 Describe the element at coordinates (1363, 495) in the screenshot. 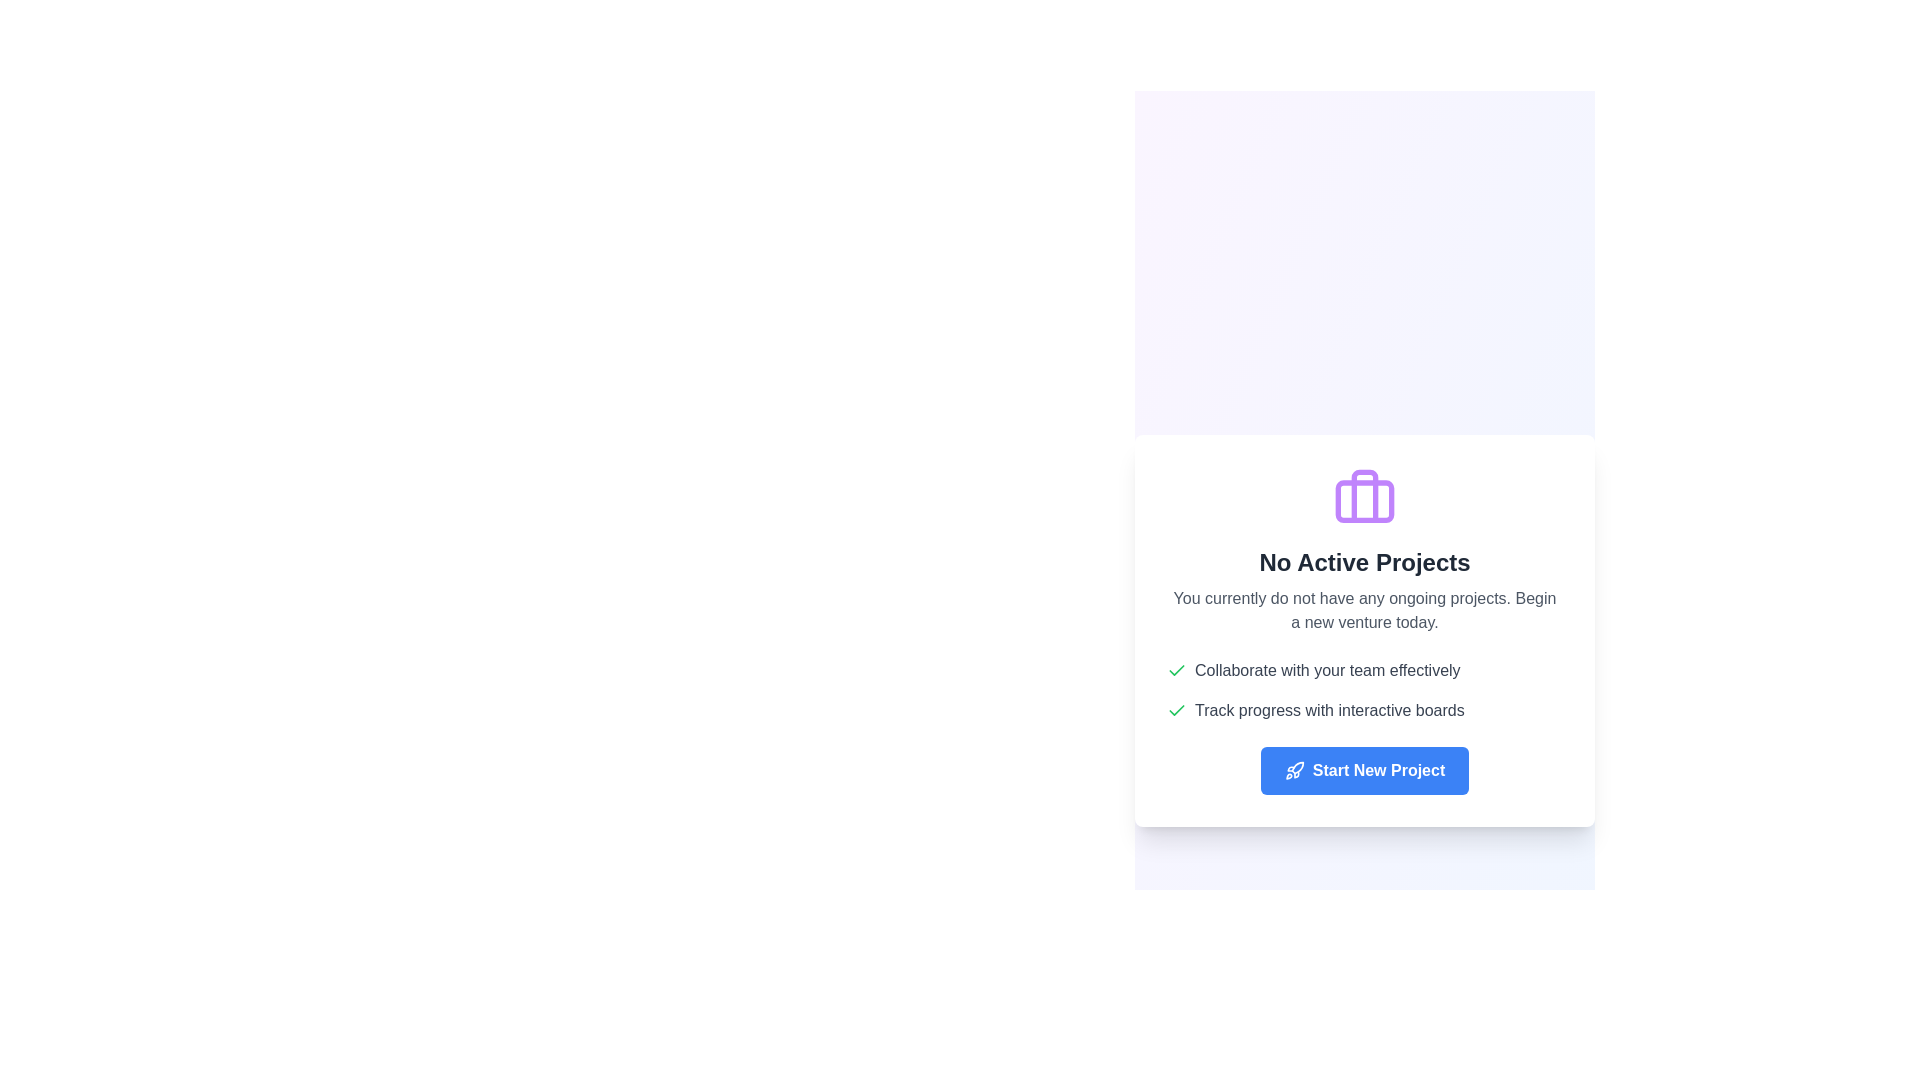

I see `the vertical line segment with rounded edges that is part of the purple briefcase icon, located above the 'No Active Projects' header` at that location.